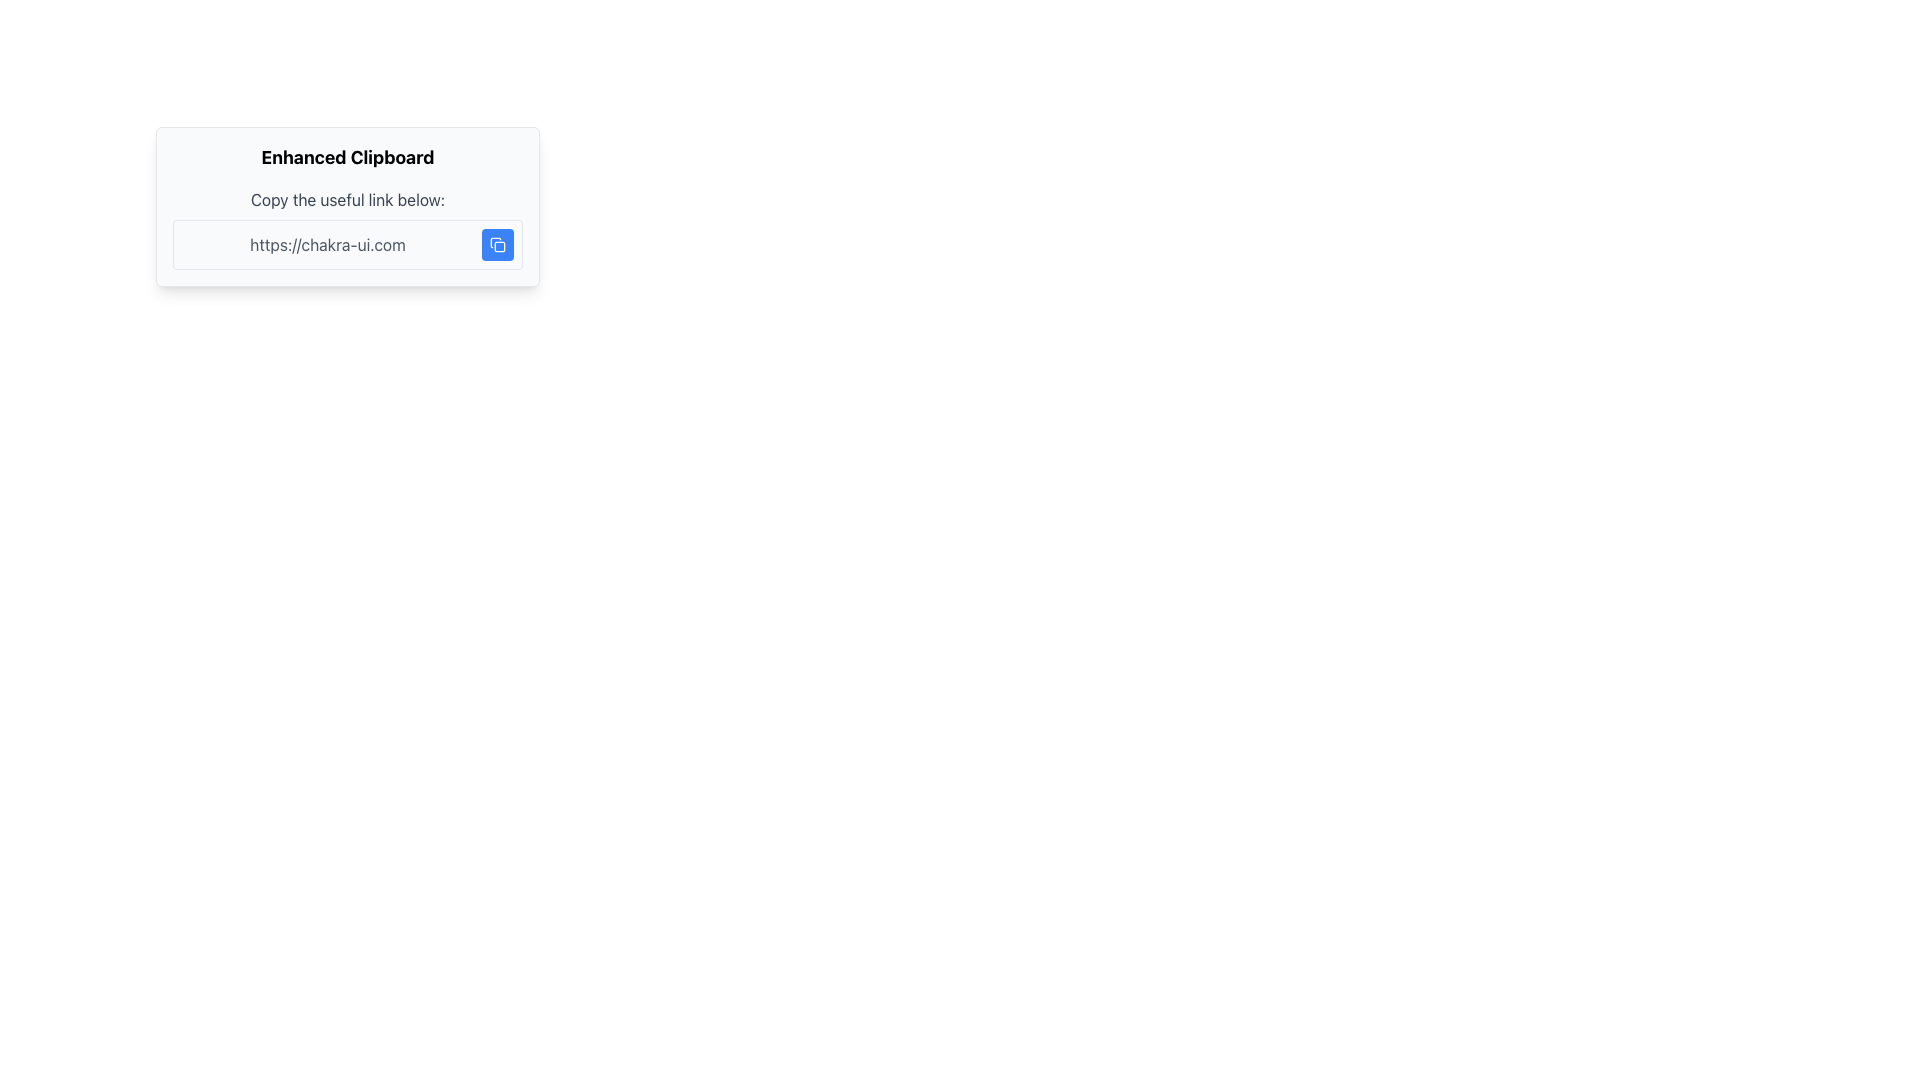 The image size is (1920, 1080). I want to click on the 'copy' icon, which resembles overlapping rectangles and is located within a rounded blue button to the right of the URL text box 'https://chakra-ui.com', to copy the adjacent text, so click(498, 244).